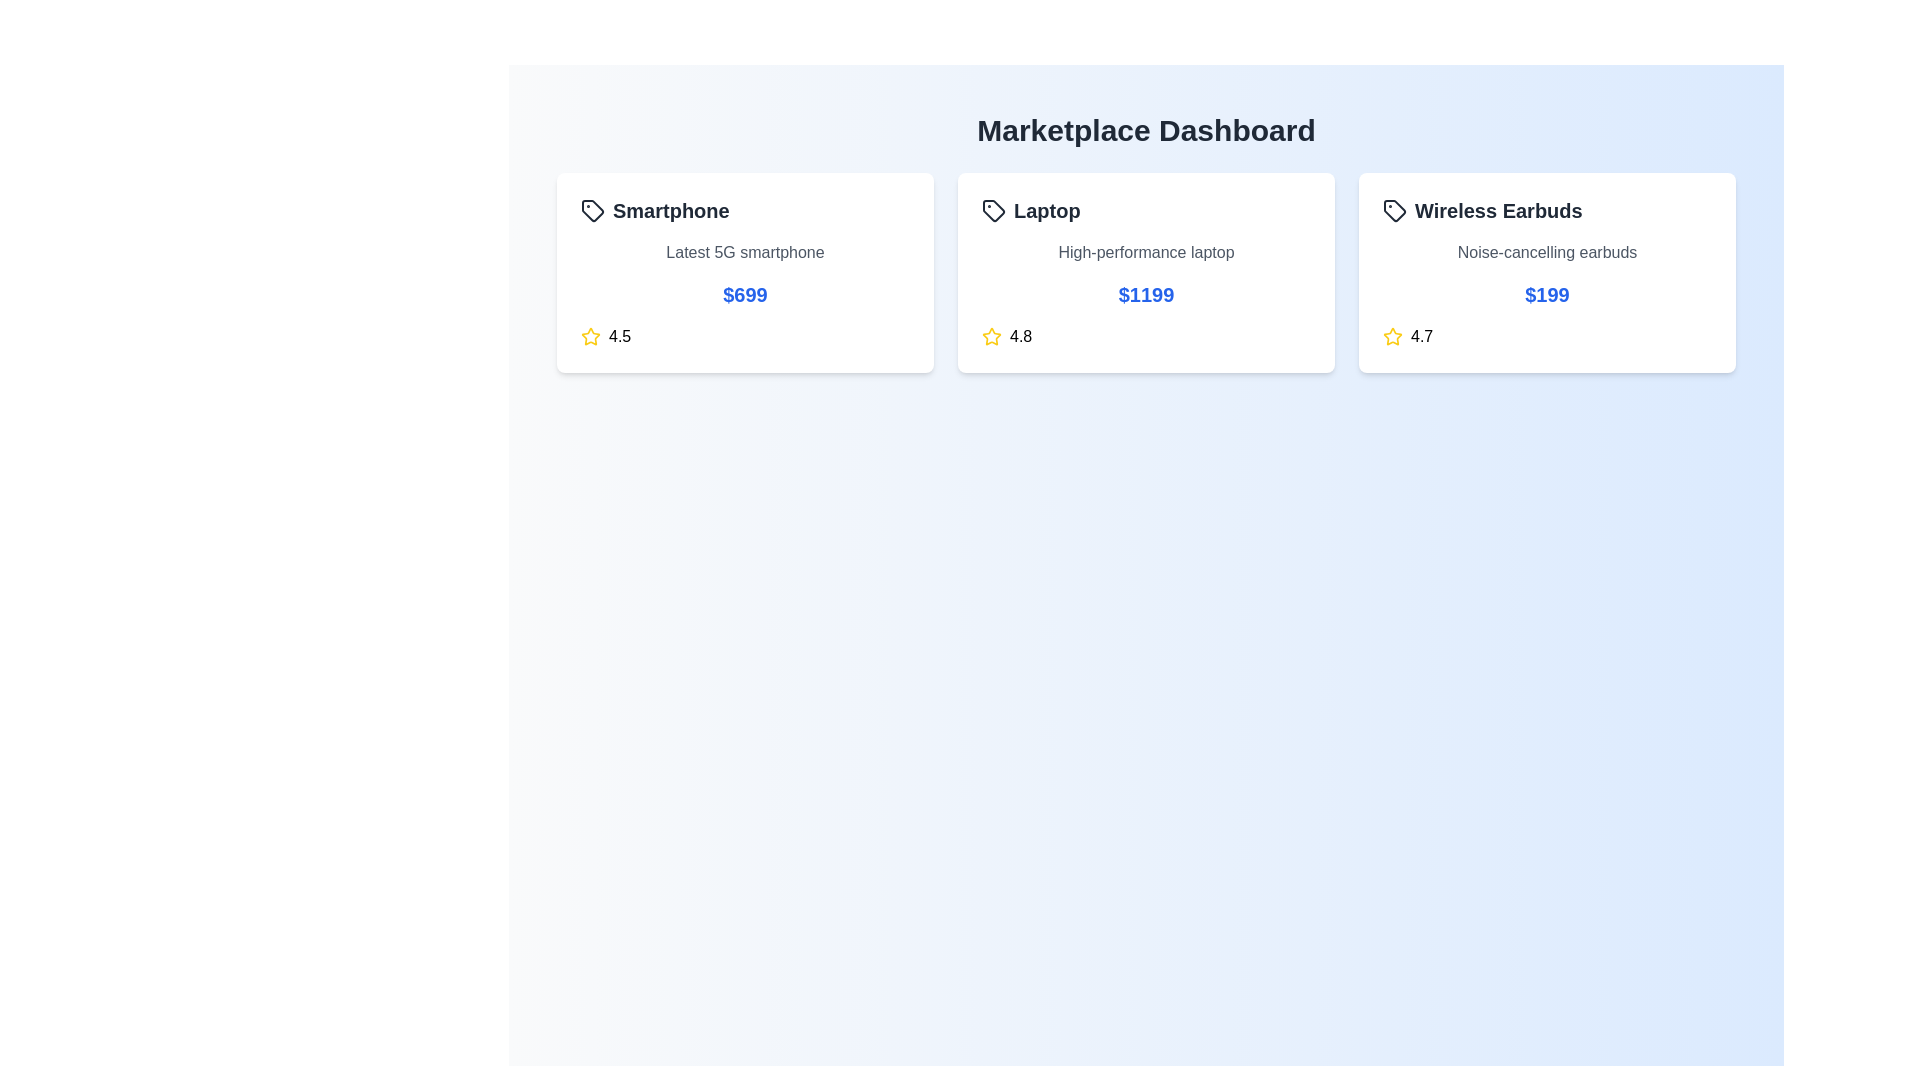  Describe the element at coordinates (1546, 211) in the screenshot. I see `text label 'Wireless Earbuds' which is styled in bold dark gray and located at the top section of a white card, positioned as the third card in a three-card layout` at that location.